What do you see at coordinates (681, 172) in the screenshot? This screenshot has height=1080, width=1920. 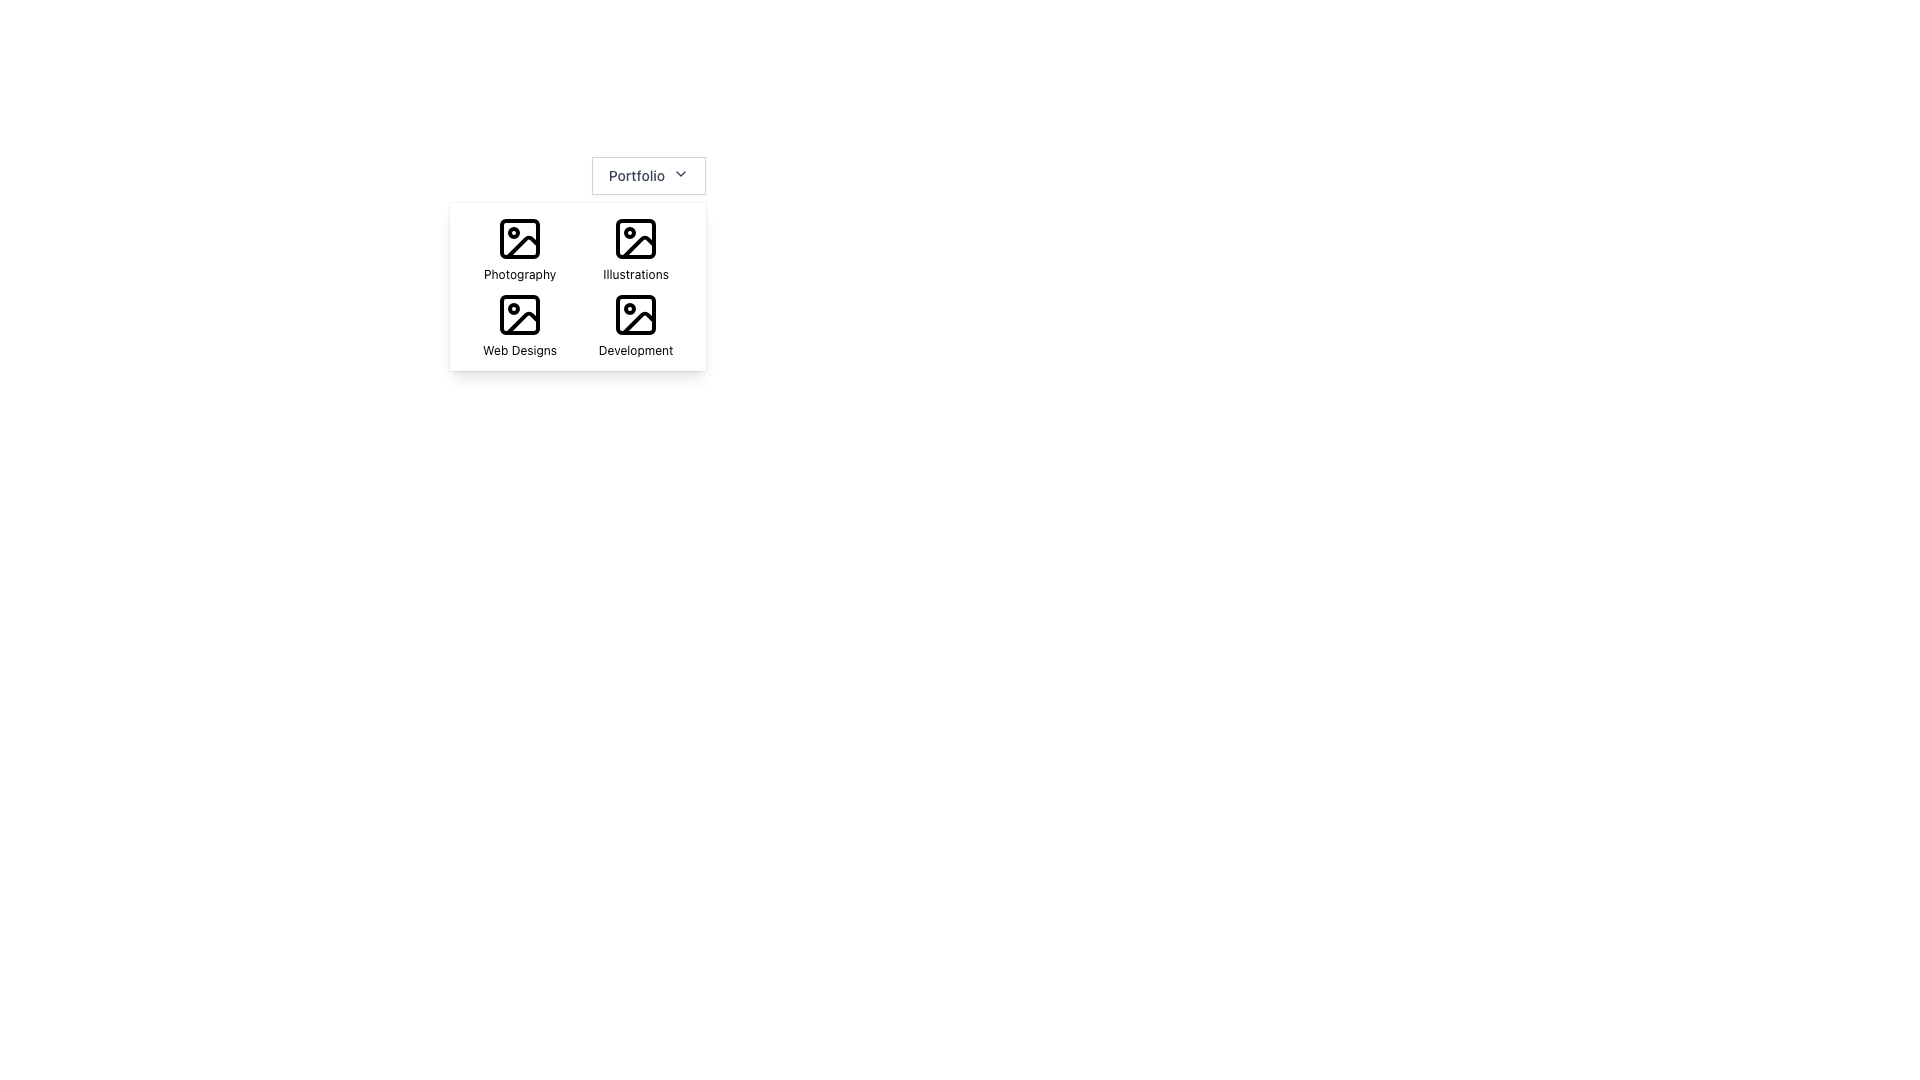 I see `the downward-pointing chevron SVG icon next to the 'Portfolio' button` at bounding box center [681, 172].